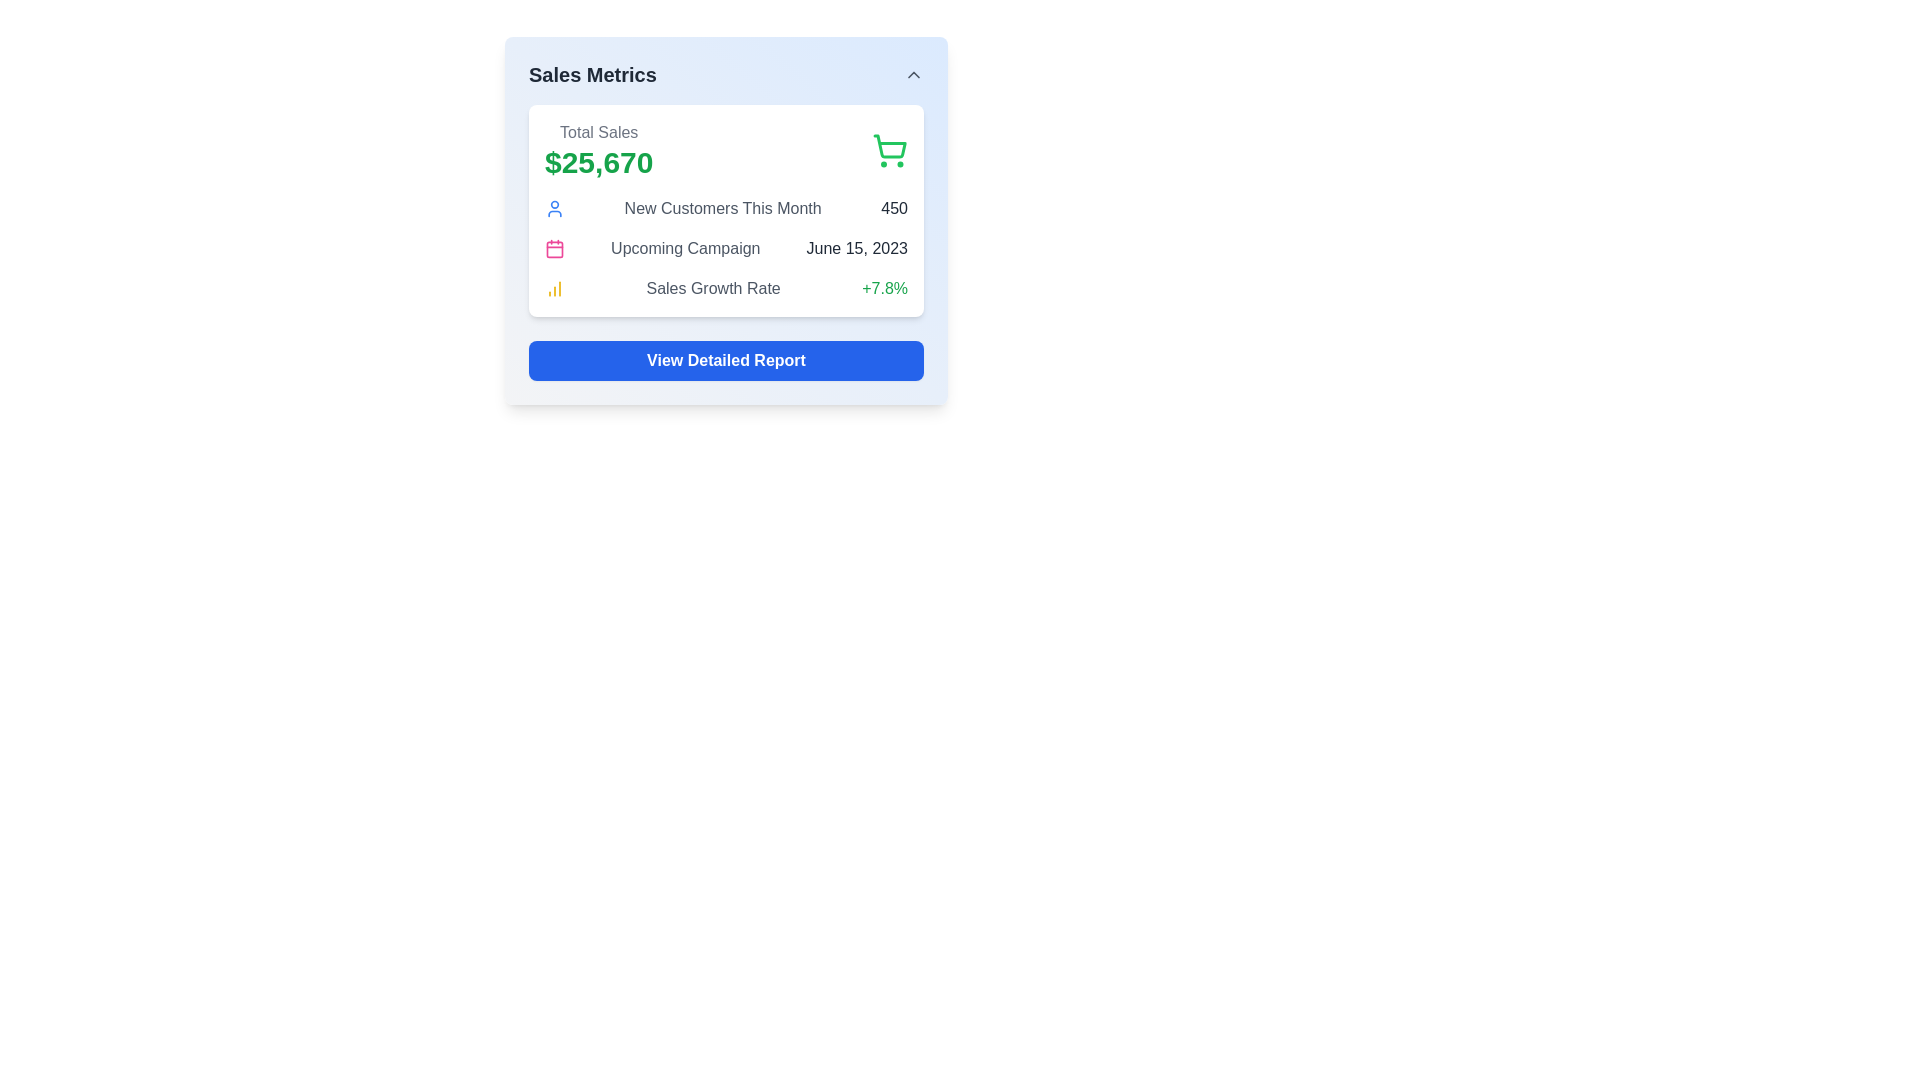 The image size is (1920, 1080). What do you see at coordinates (598, 132) in the screenshot?
I see `the 'Total Sales' text label, which is displayed in light gray and positioned above the green numerical value '$25,670' on the 'Sales Metrics' card` at bounding box center [598, 132].